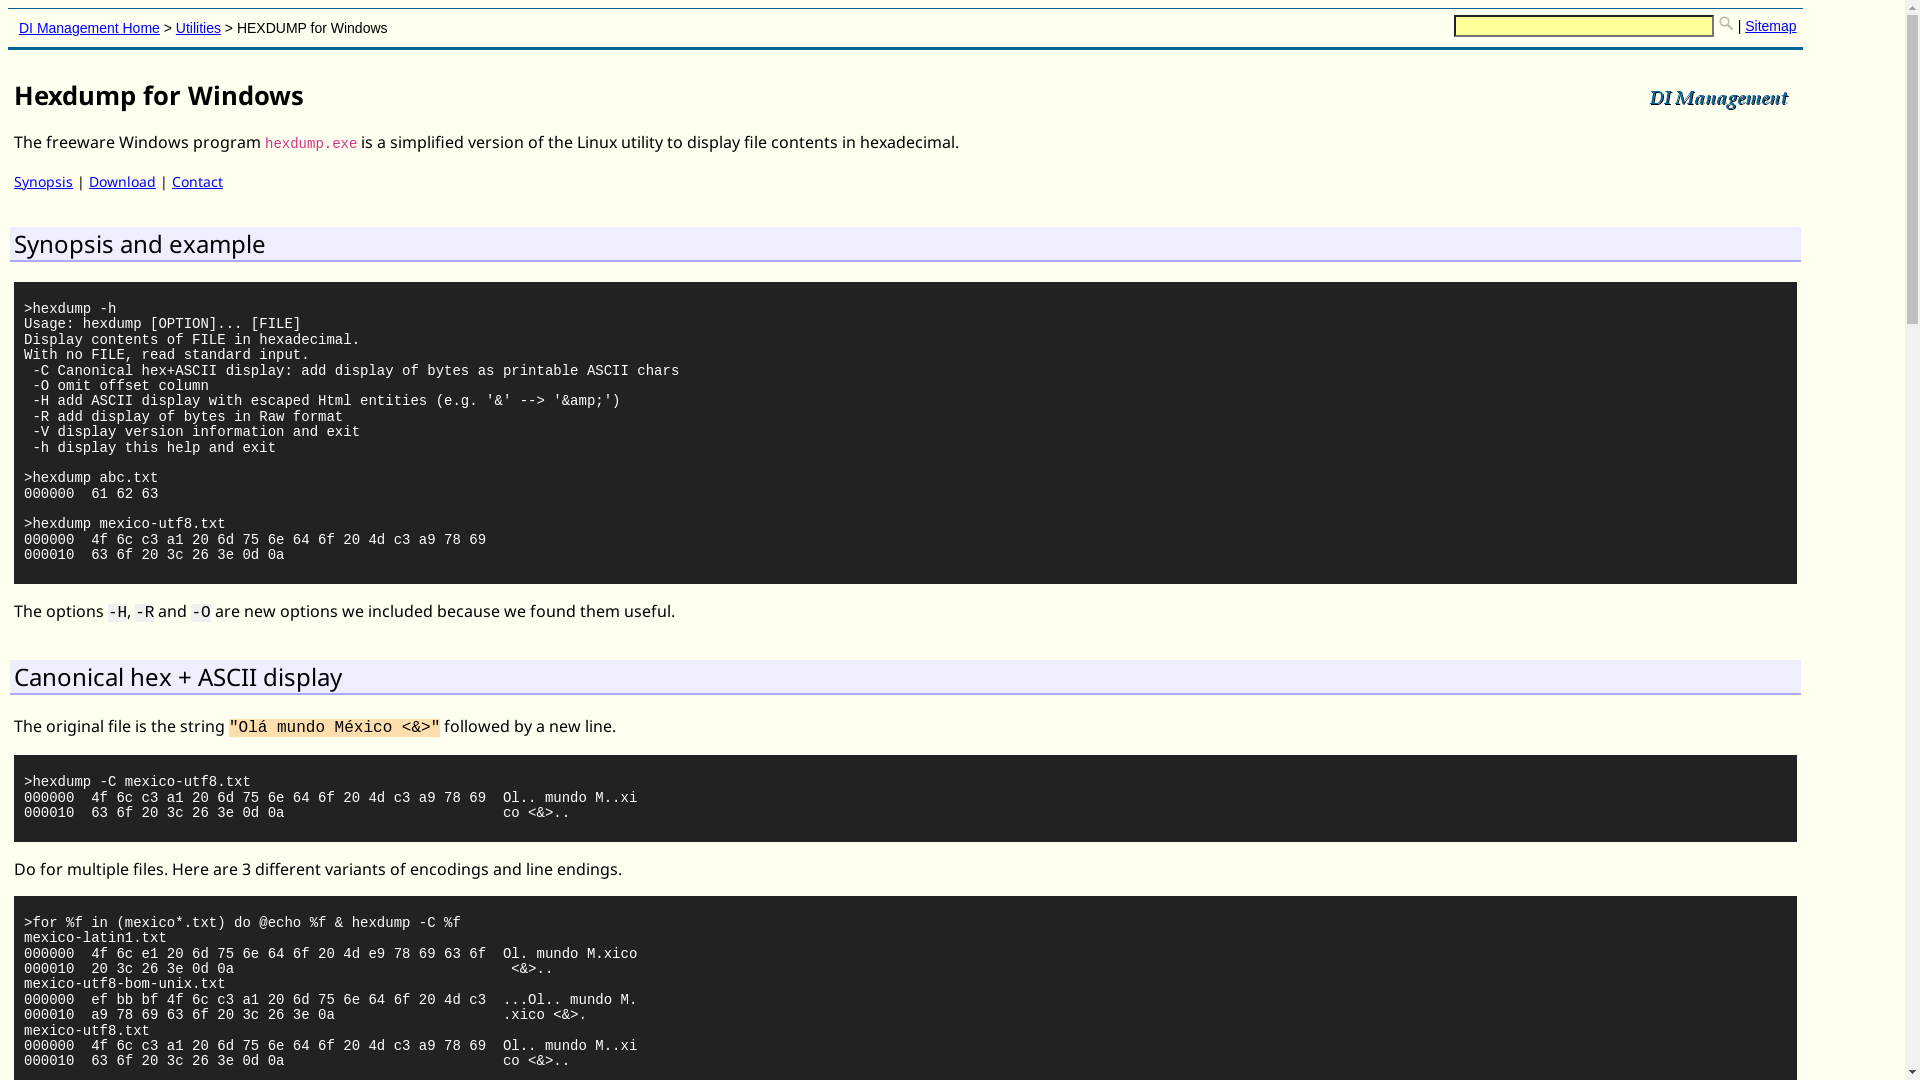 The image size is (1920, 1080). I want to click on 'DI Management Home', so click(88, 27).